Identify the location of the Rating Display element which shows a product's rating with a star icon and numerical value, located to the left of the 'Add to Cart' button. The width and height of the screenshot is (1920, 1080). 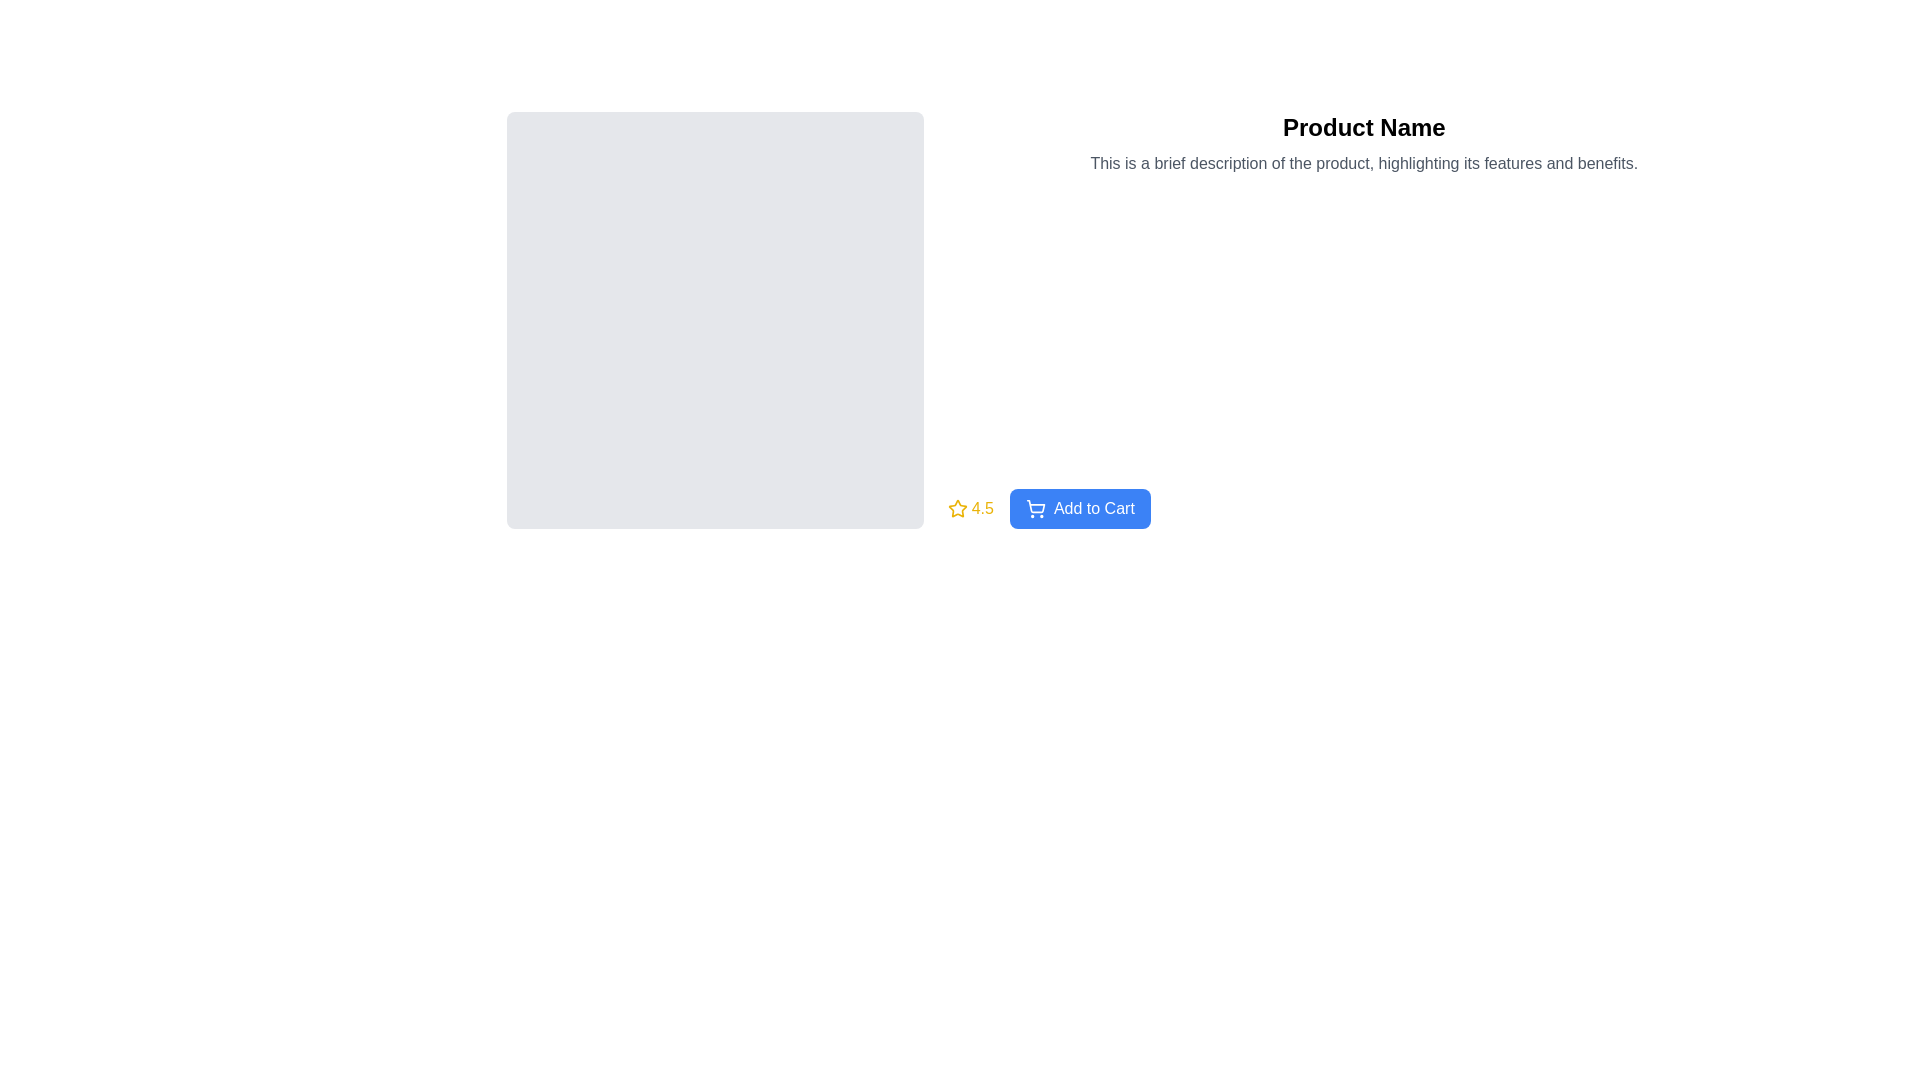
(970, 507).